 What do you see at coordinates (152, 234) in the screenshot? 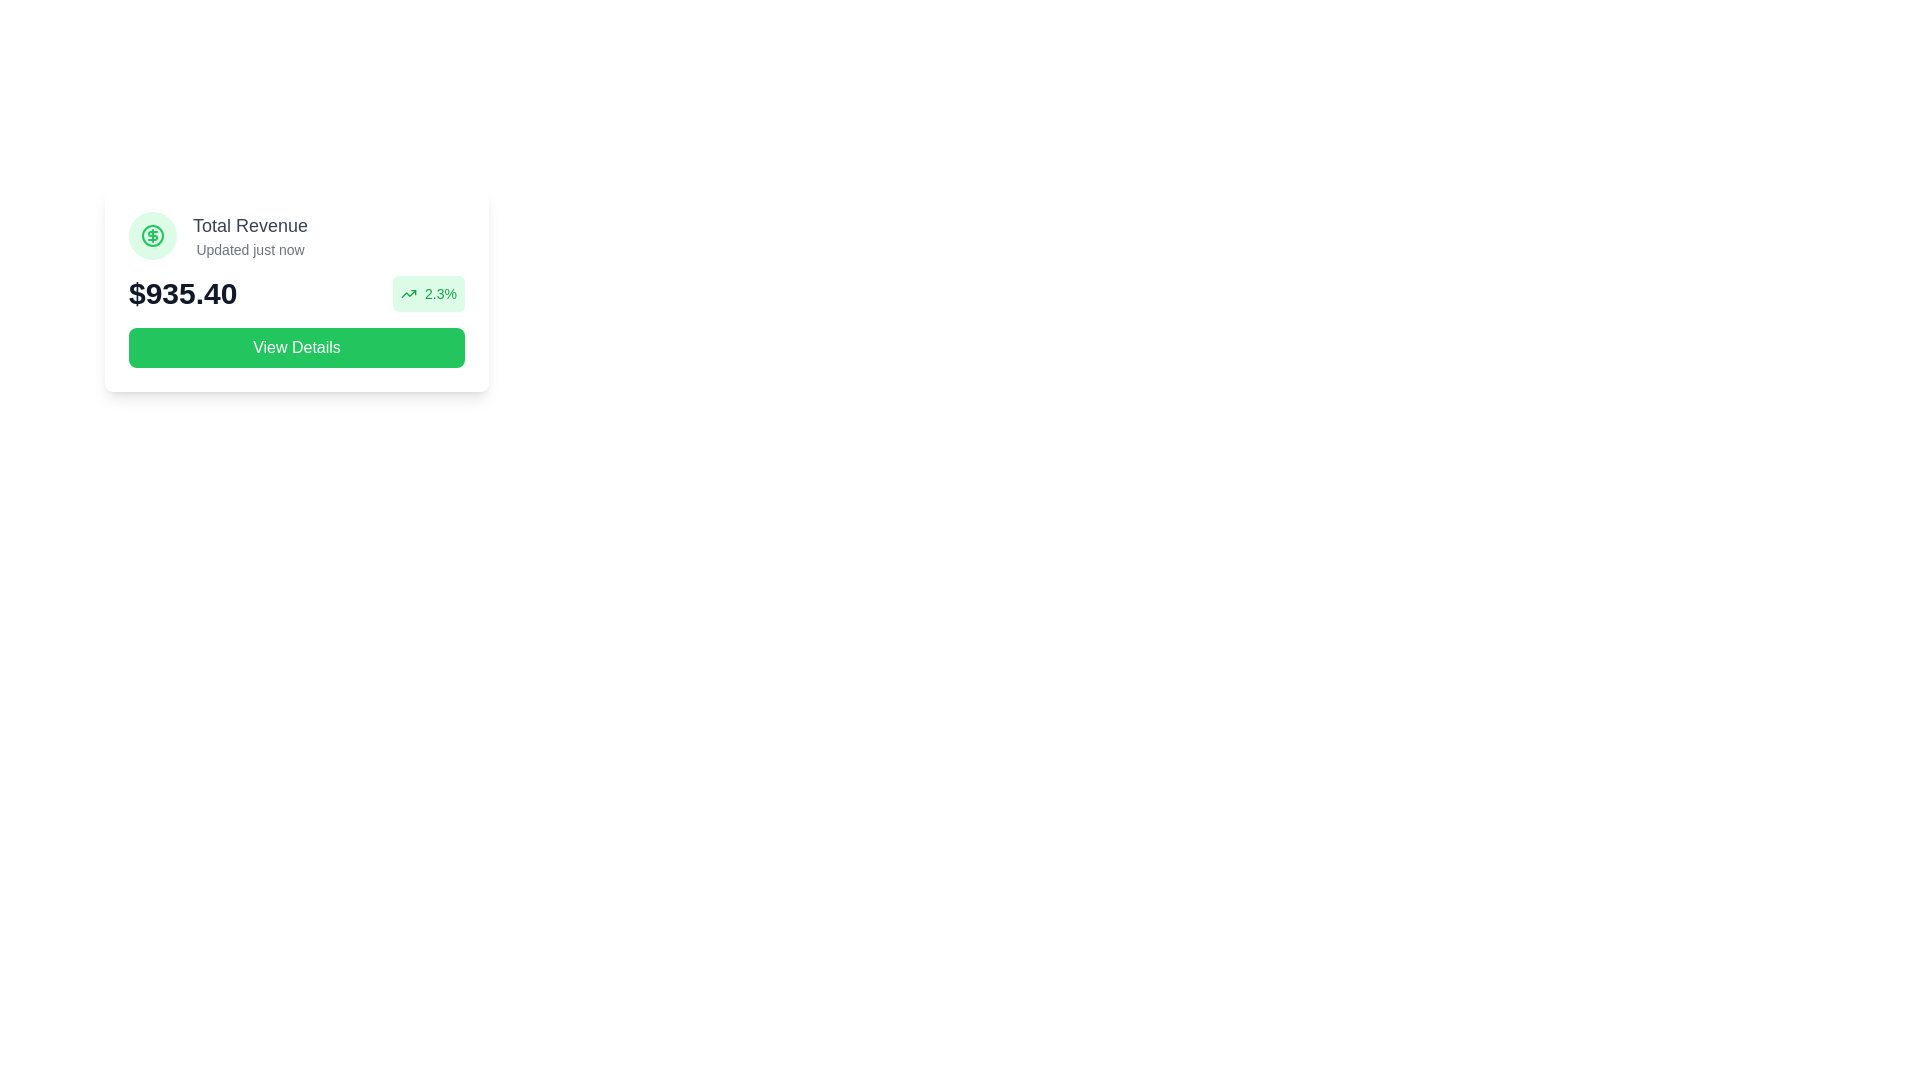
I see `the green circular SVG element located near the 'Total Revenue' label within the upper-left quadrant of the interface` at bounding box center [152, 234].